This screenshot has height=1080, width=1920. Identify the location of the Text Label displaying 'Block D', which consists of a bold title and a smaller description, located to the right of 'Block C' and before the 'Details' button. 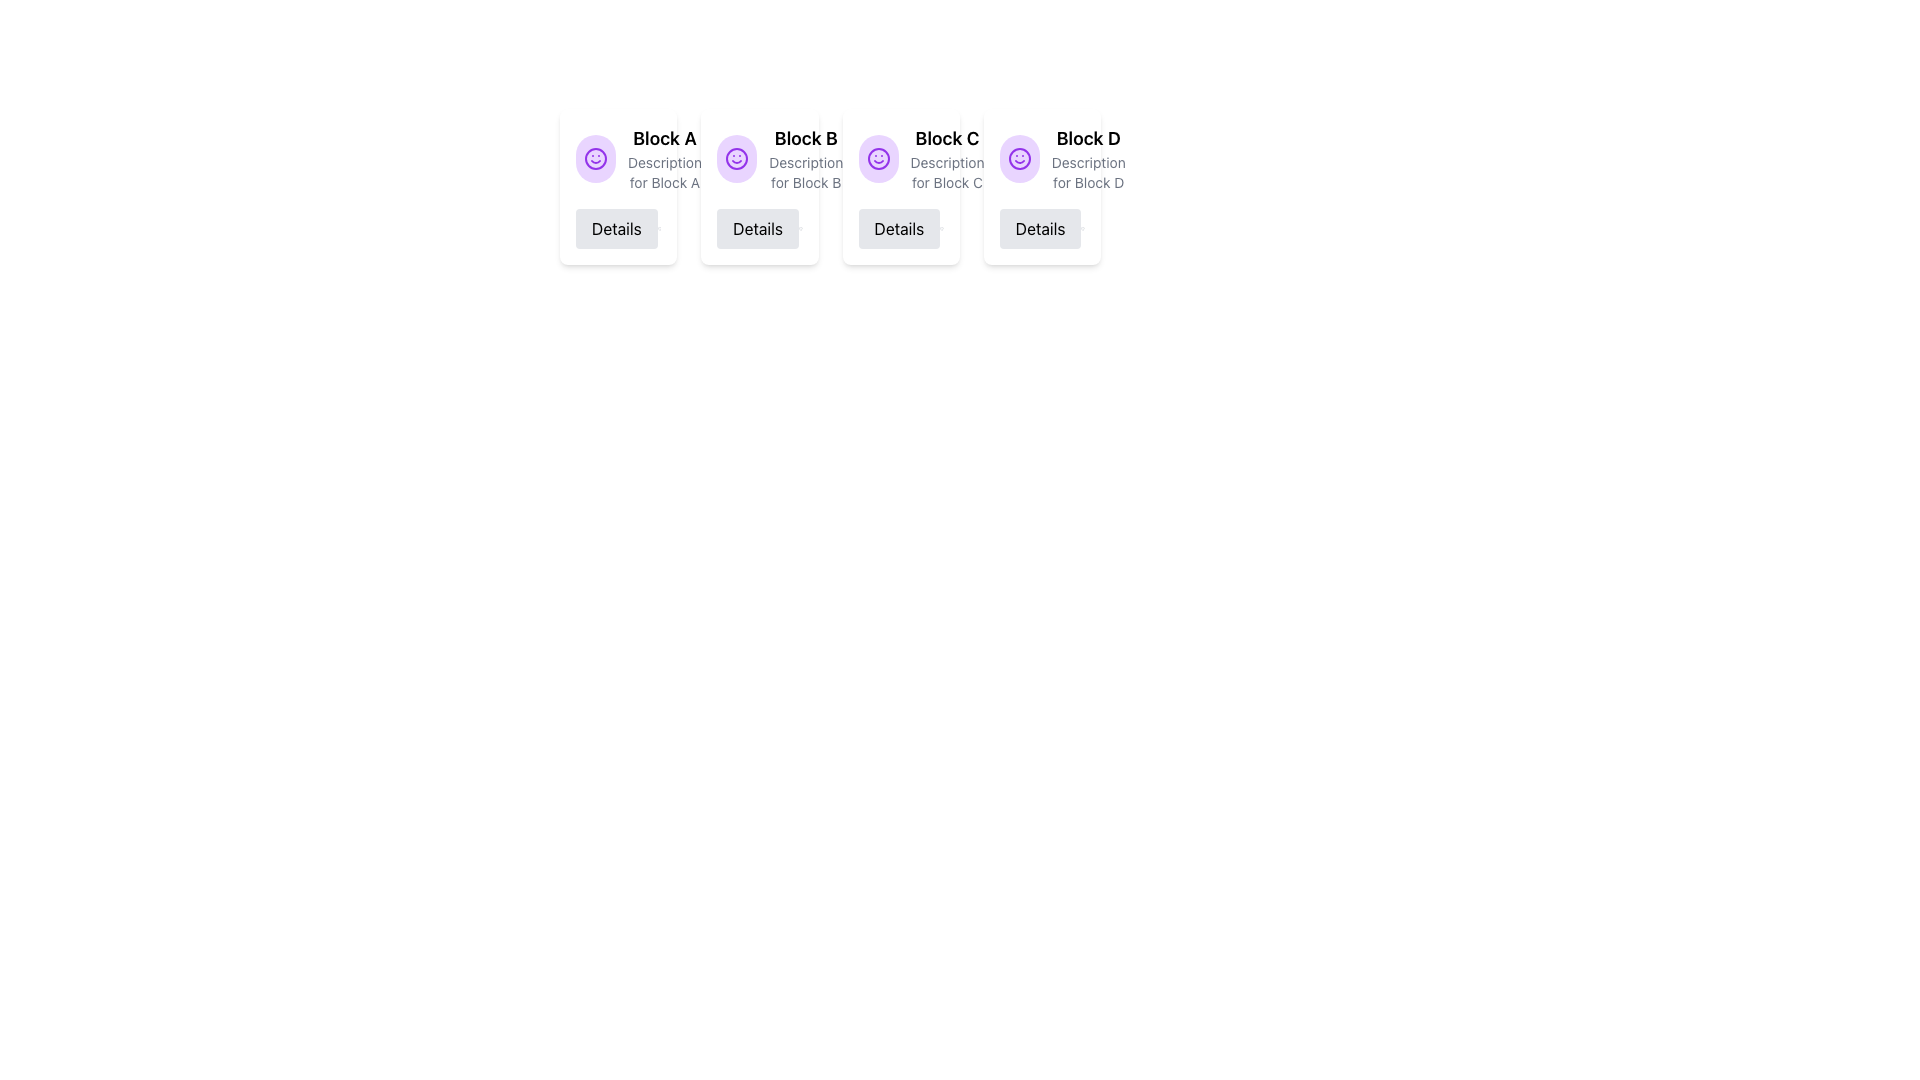
(1087, 157).